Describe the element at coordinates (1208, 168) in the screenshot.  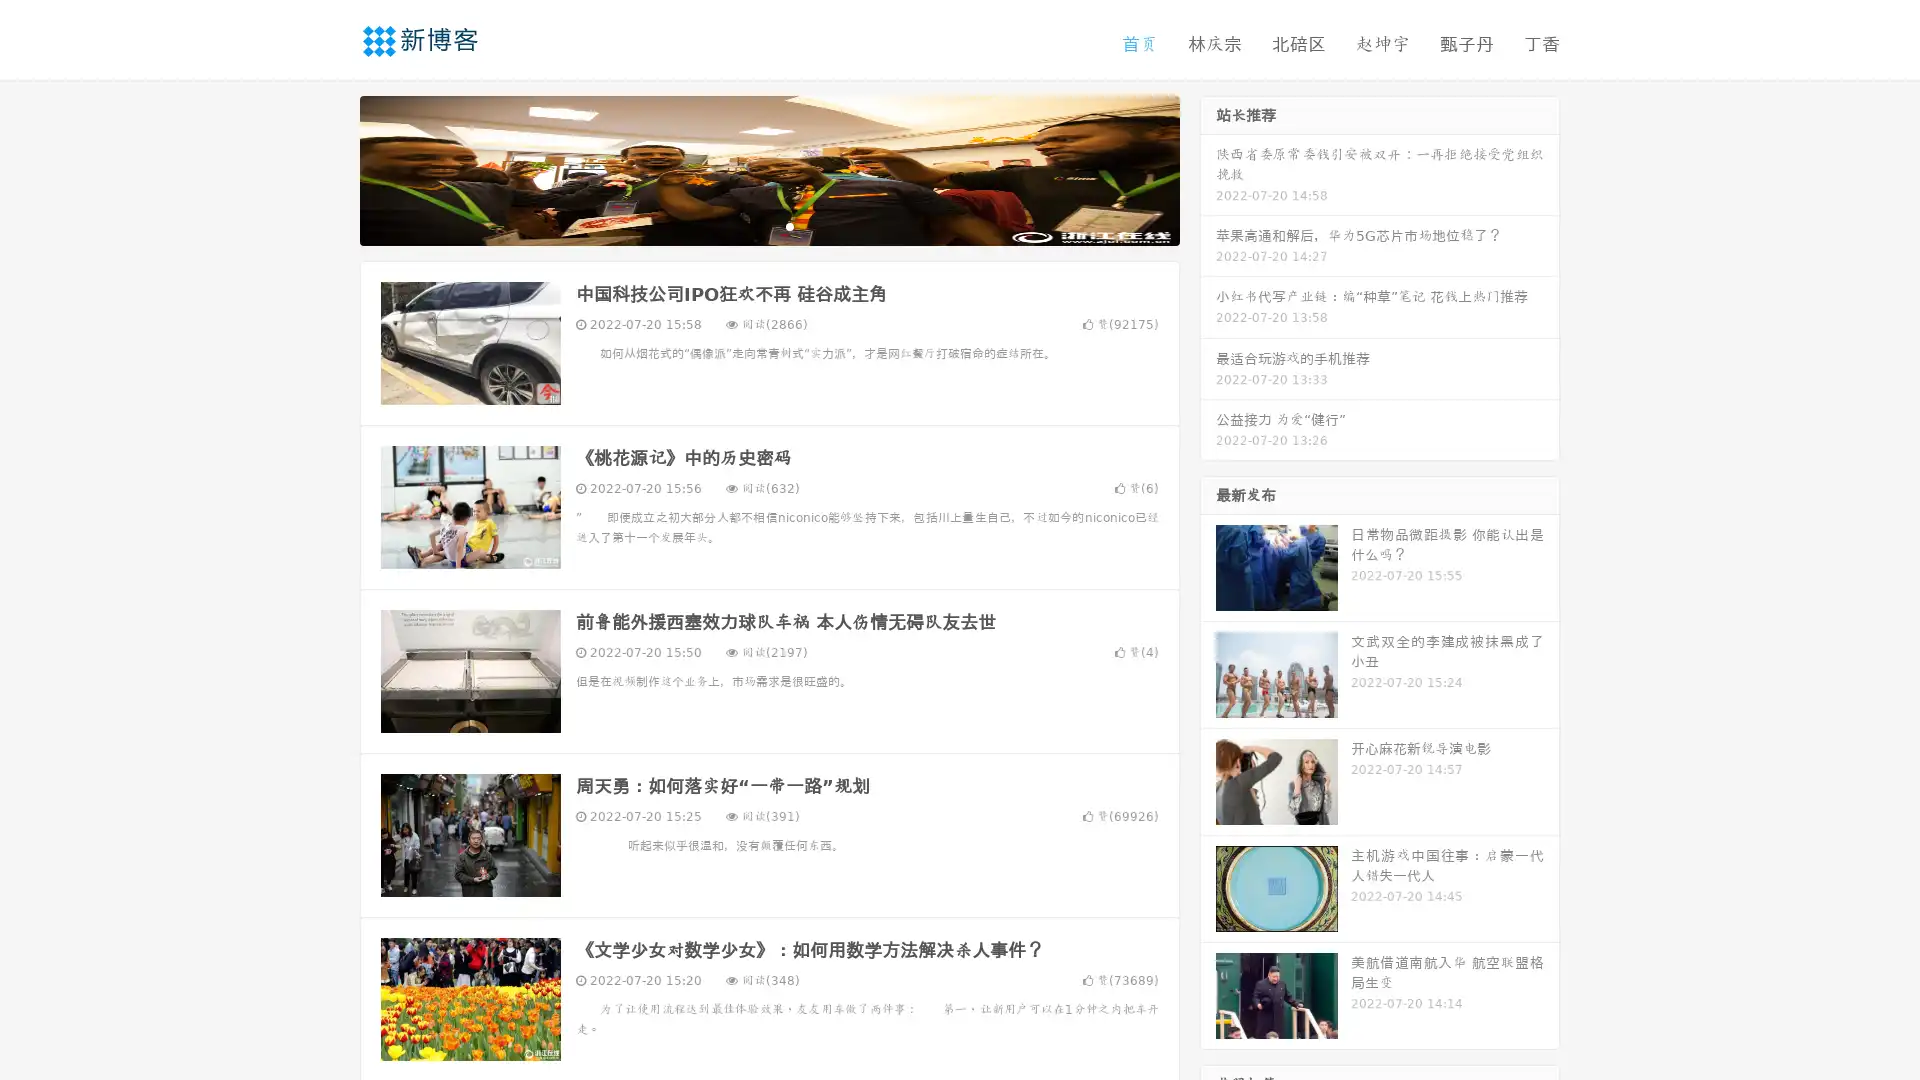
I see `Next slide` at that location.